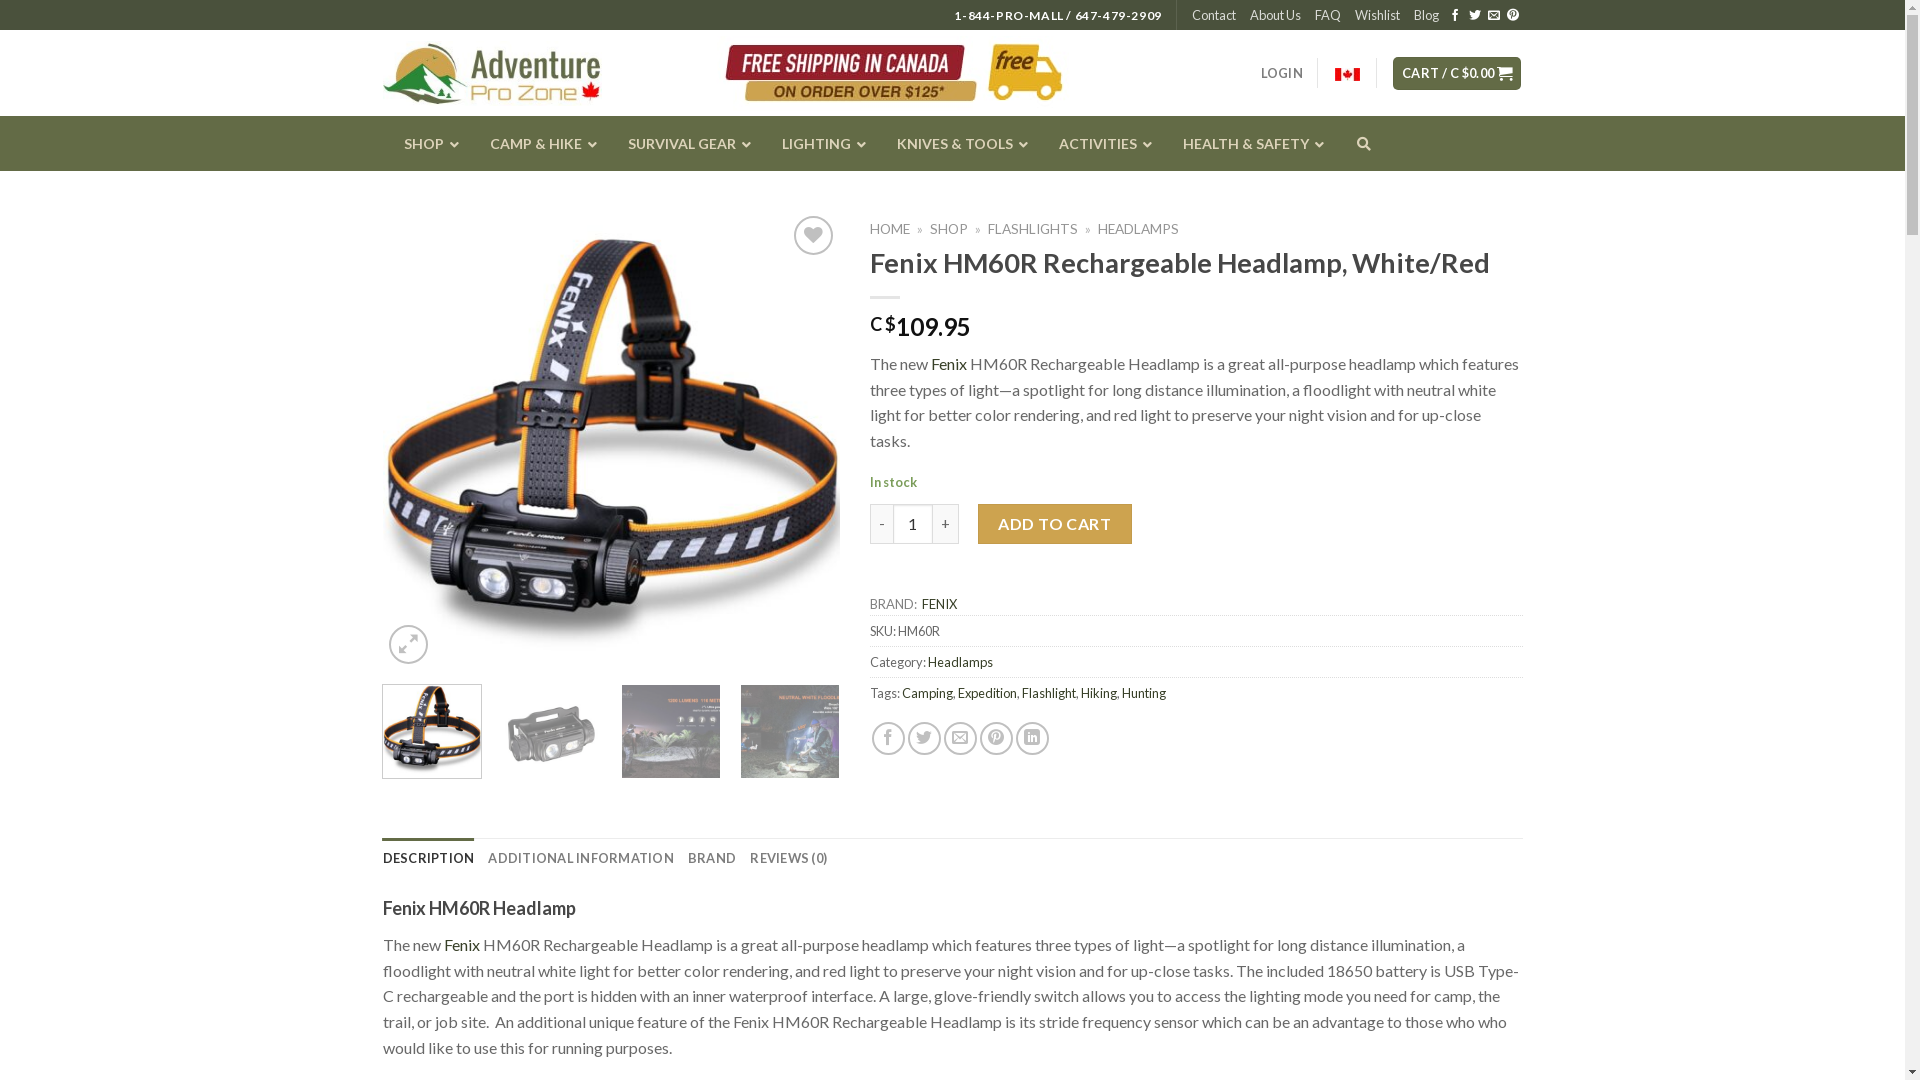 The width and height of the screenshot is (1920, 1080). Describe the element at coordinates (1473, 15) in the screenshot. I see `'Follow on Twitter'` at that location.